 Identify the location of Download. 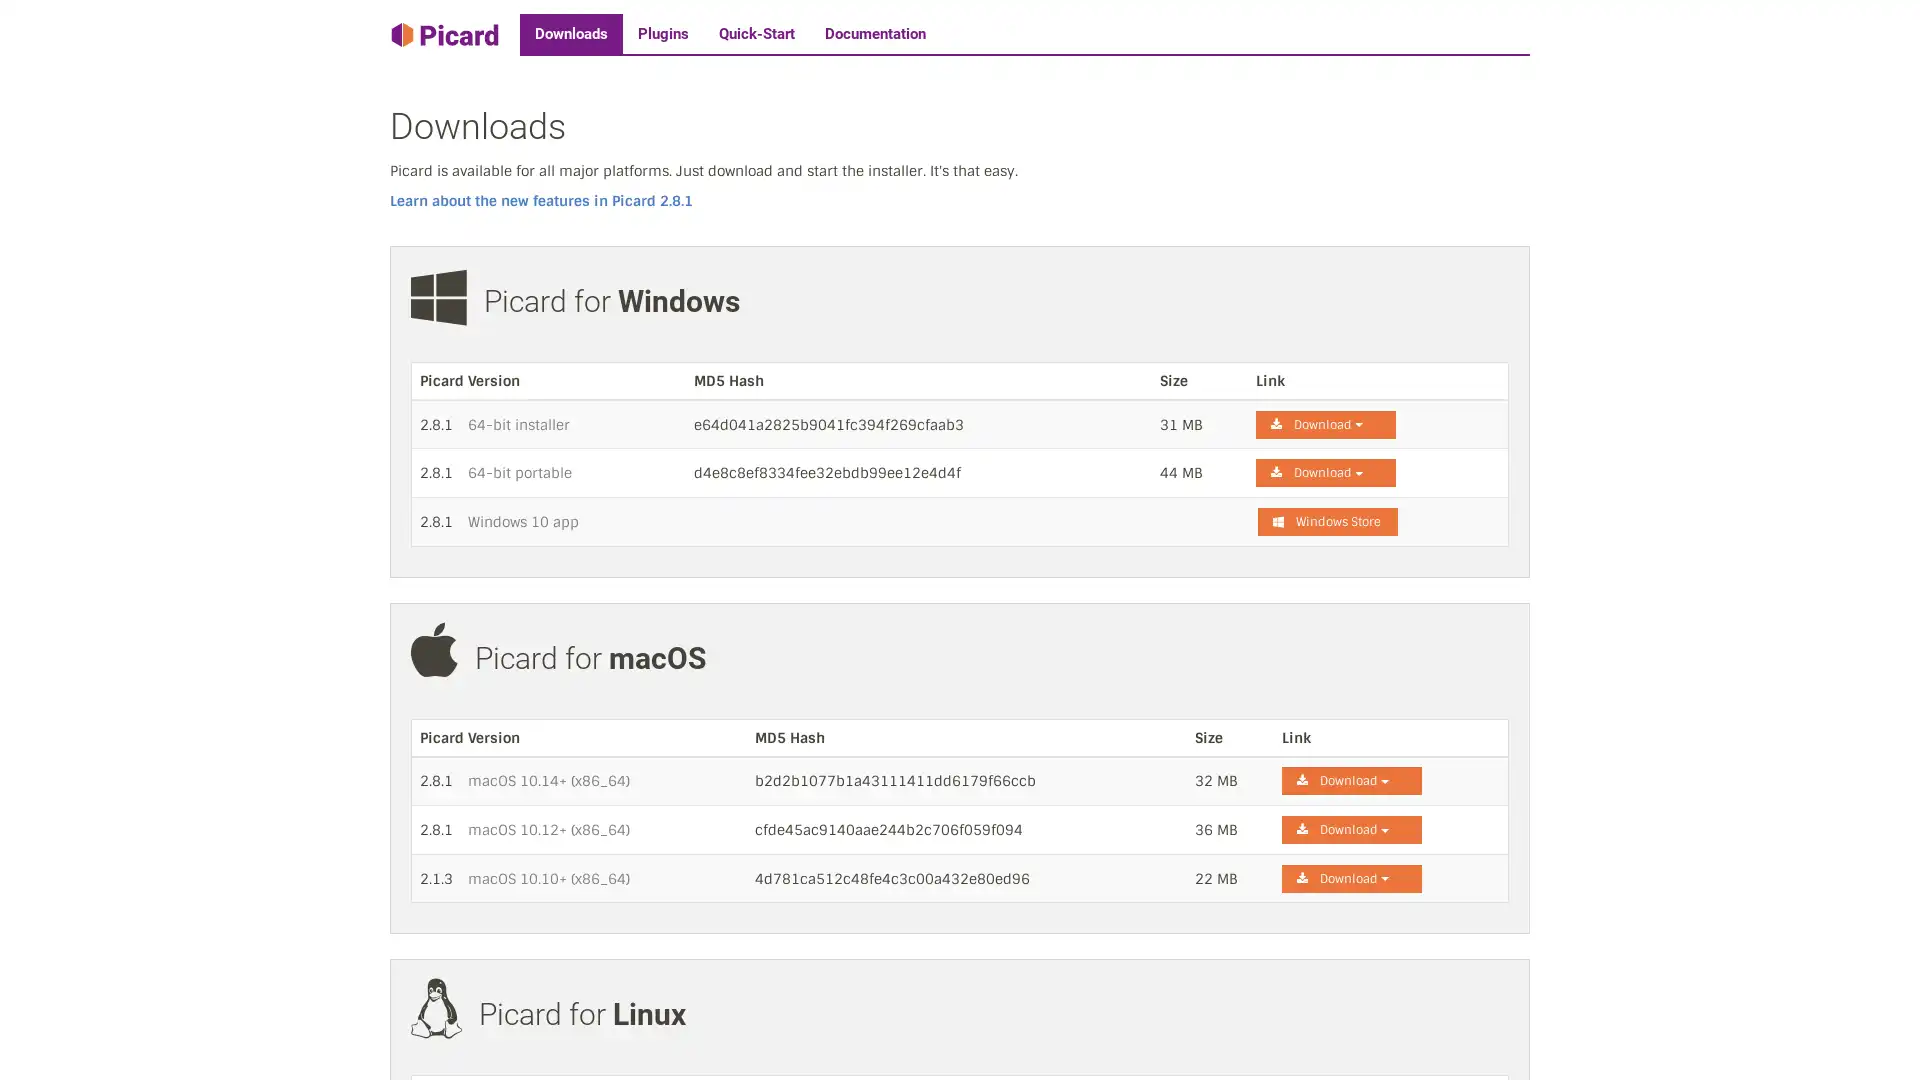
(1324, 423).